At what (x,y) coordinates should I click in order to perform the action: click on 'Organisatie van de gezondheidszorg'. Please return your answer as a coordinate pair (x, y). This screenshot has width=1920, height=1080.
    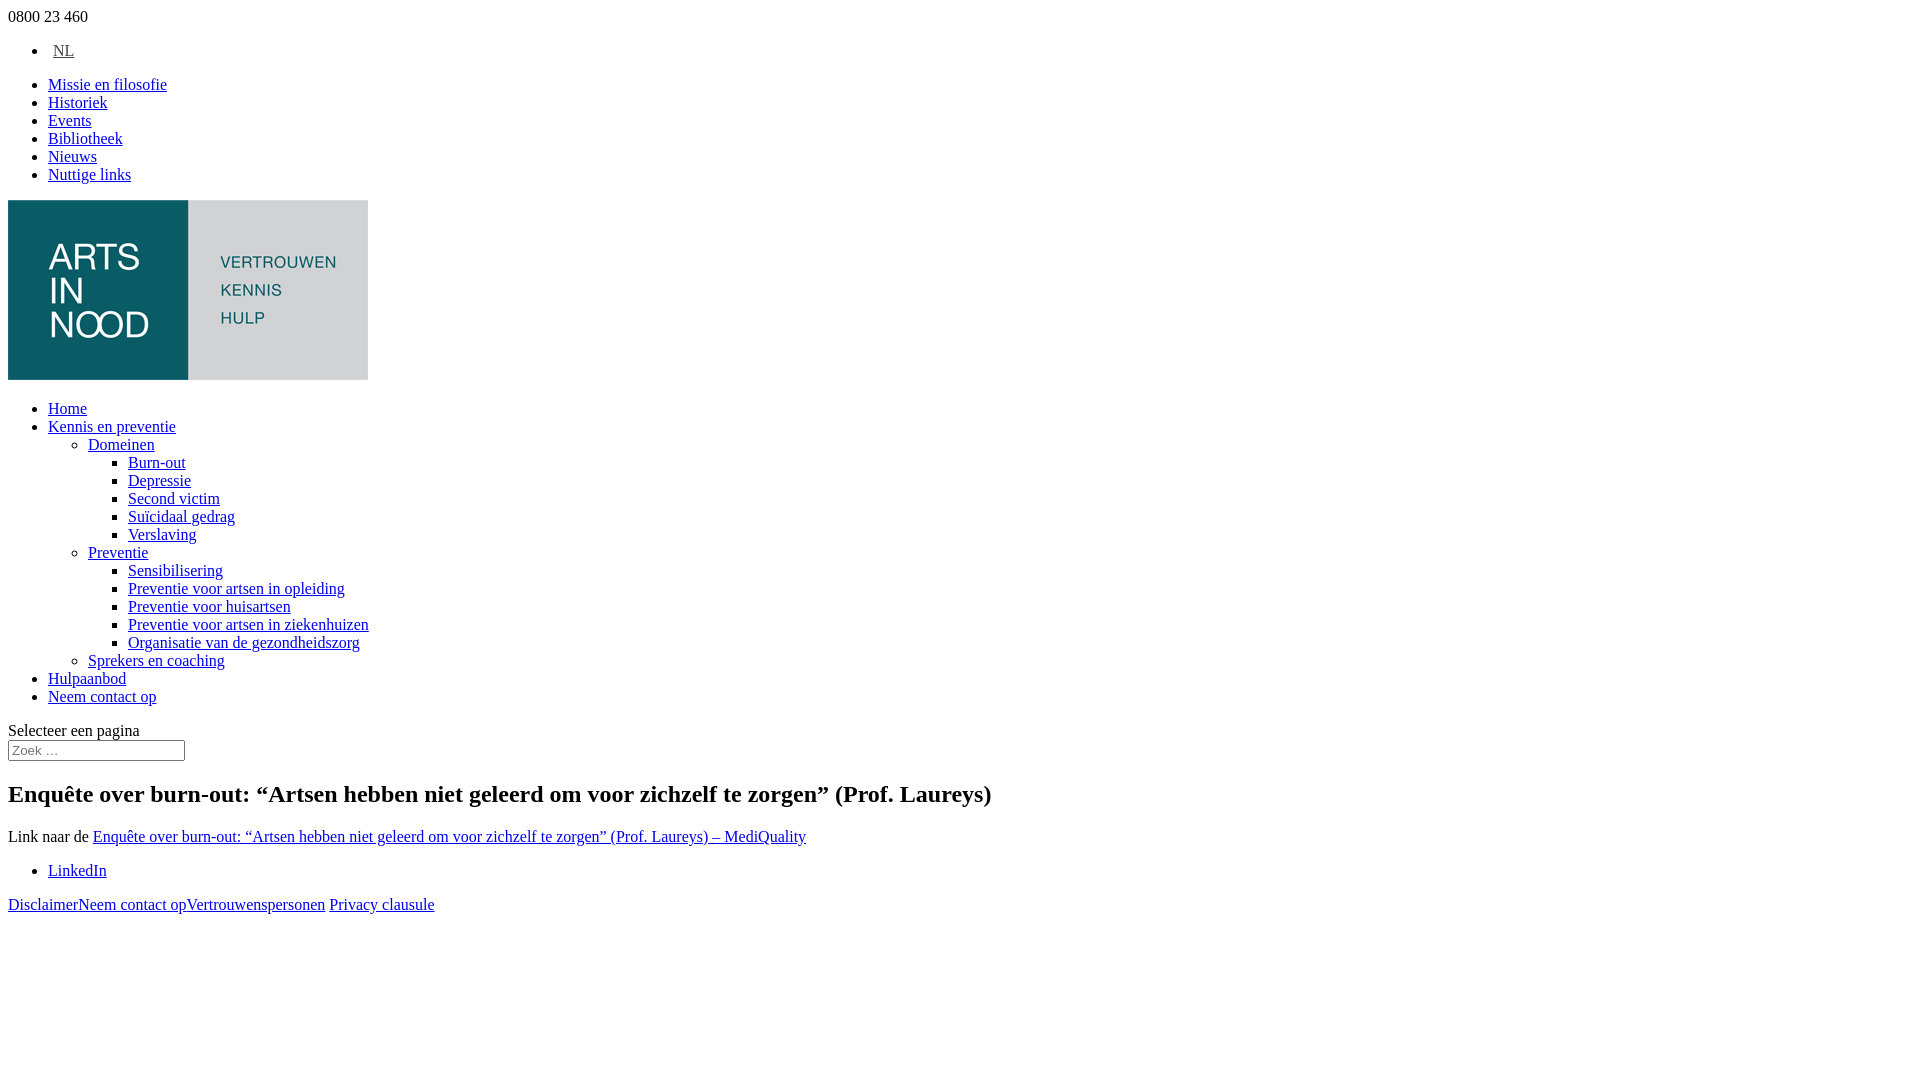
    Looking at the image, I should click on (243, 642).